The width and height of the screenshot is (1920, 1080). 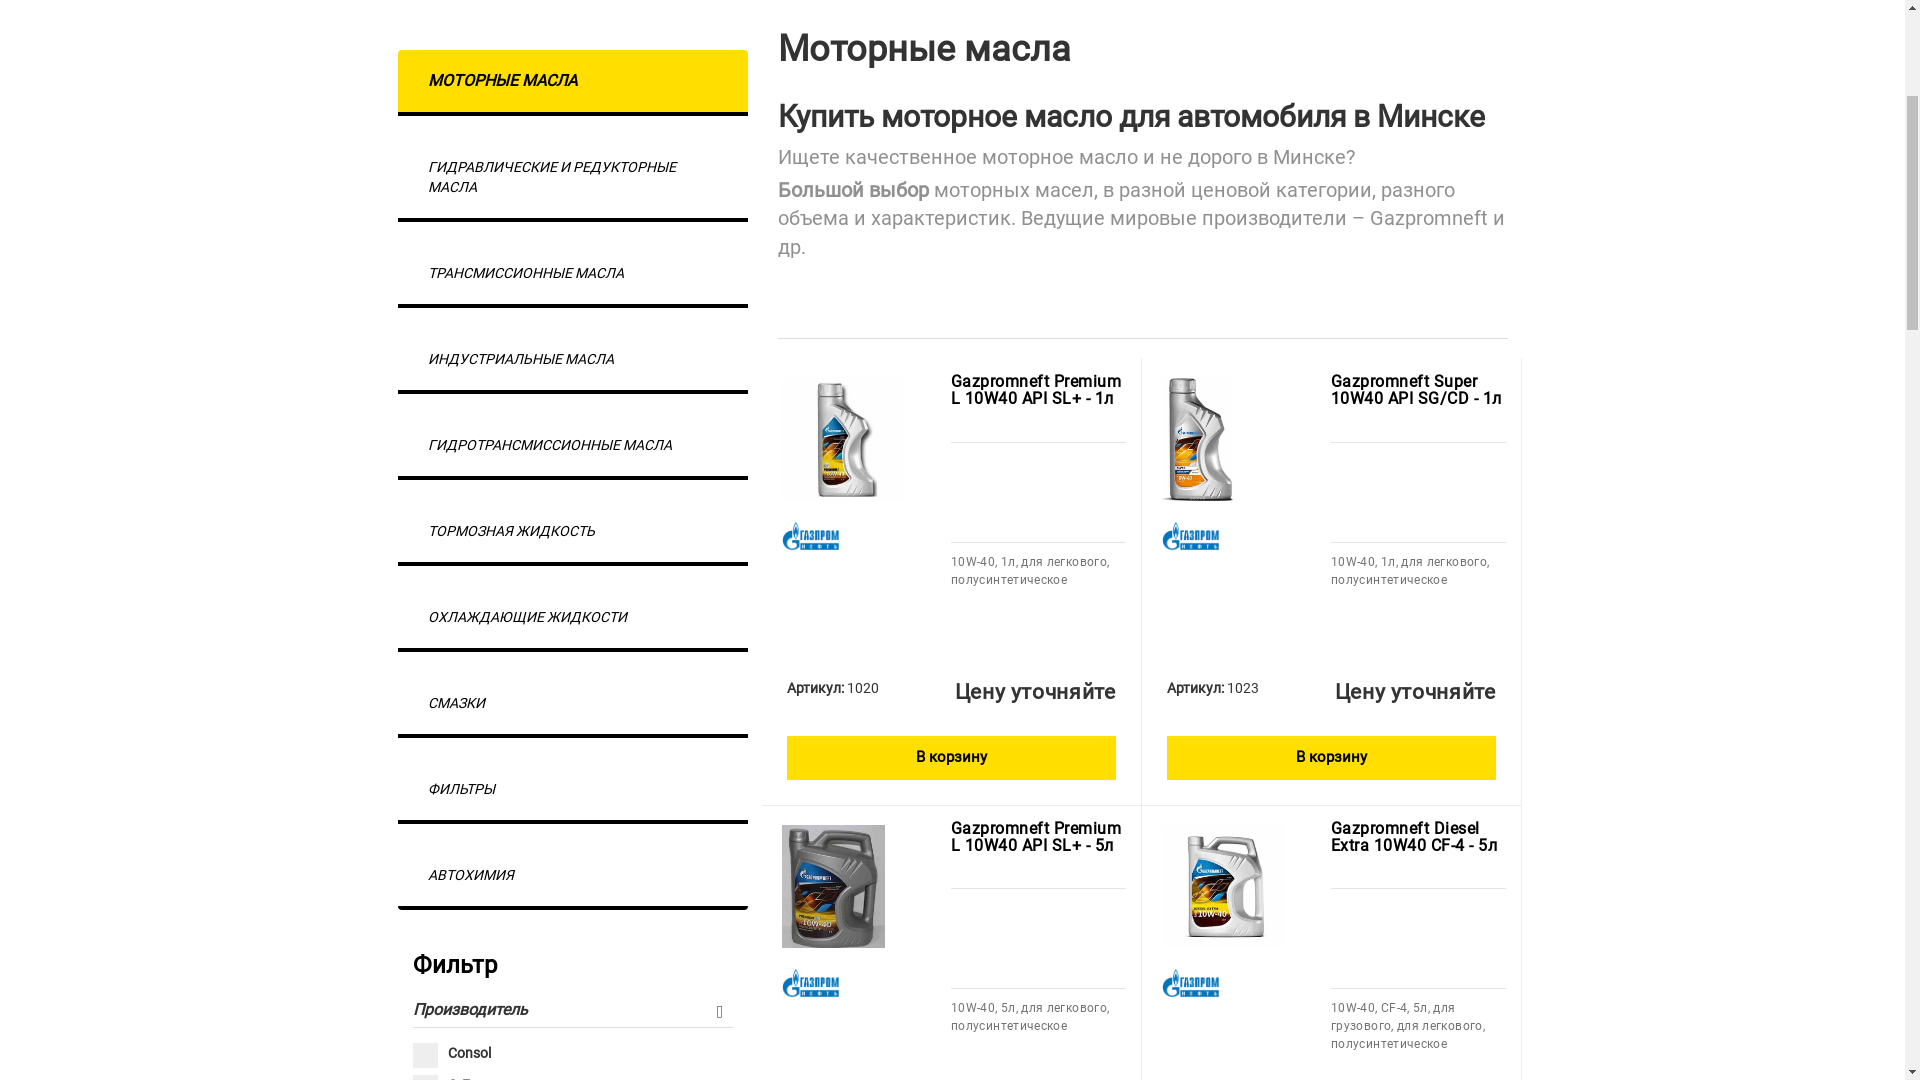 What do you see at coordinates (565, 27) in the screenshot?
I see `'+375(29)175-17-61'` at bounding box center [565, 27].